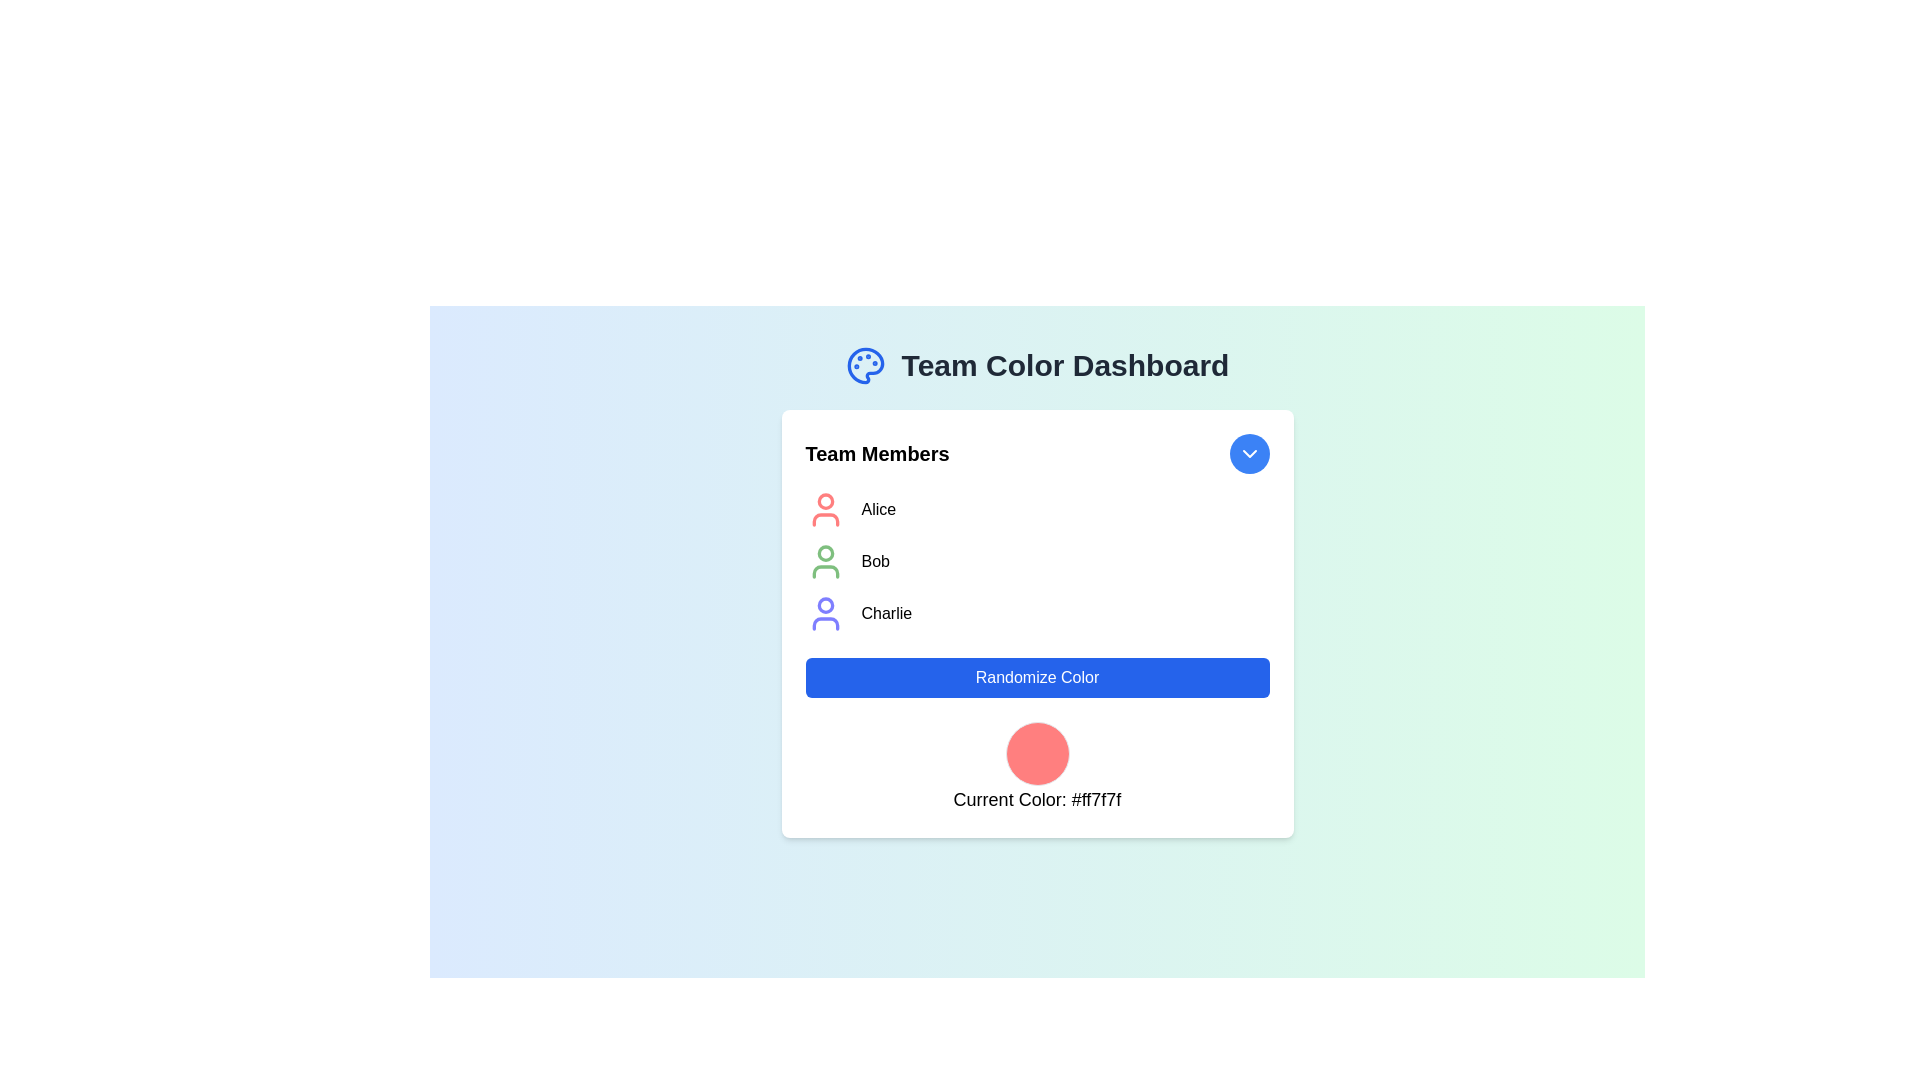 The image size is (1920, 1080). I want to click on the upward chevron icon with a blue circular background located at the top-right corner of the 'Team Color Dashboard' card, so click(1248, 454).